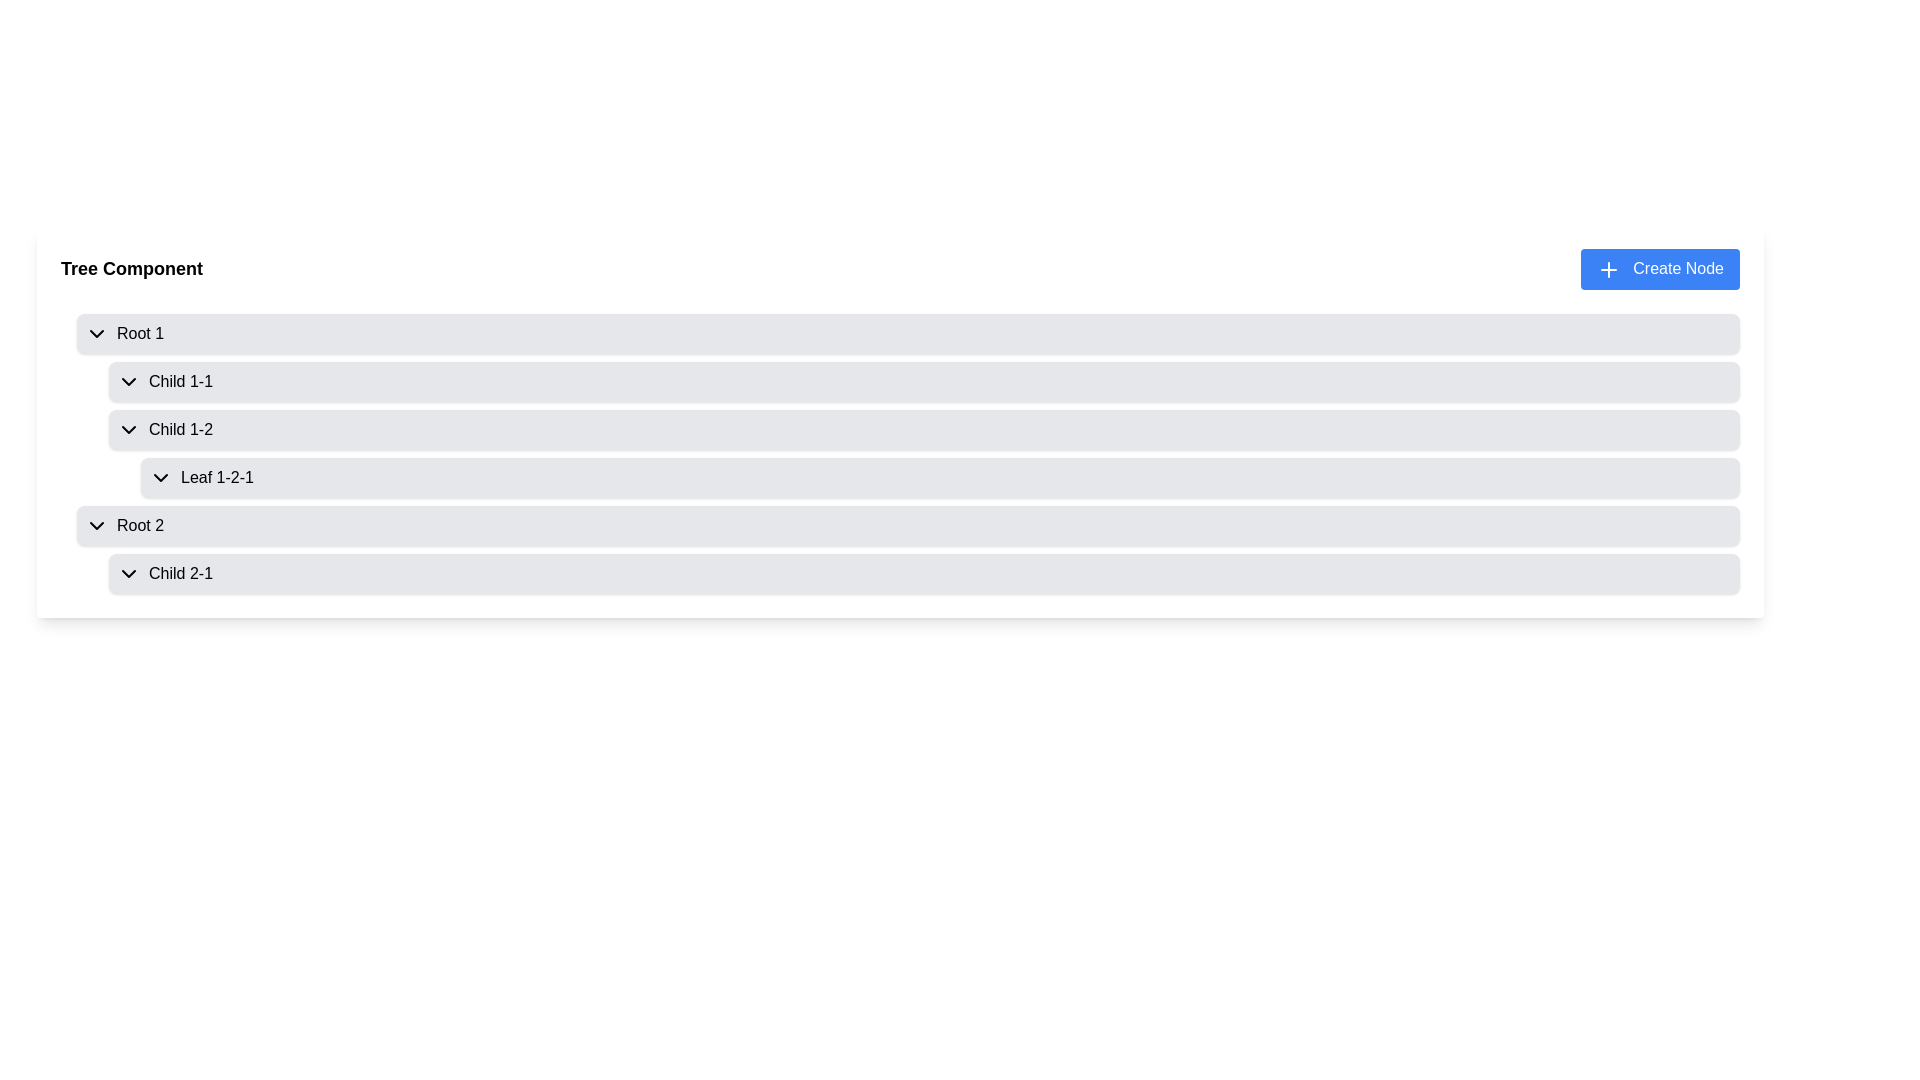  I want to click on the Tree node labeled 'Leaf 1-2-1' with a light gray background, so click(931, 477).